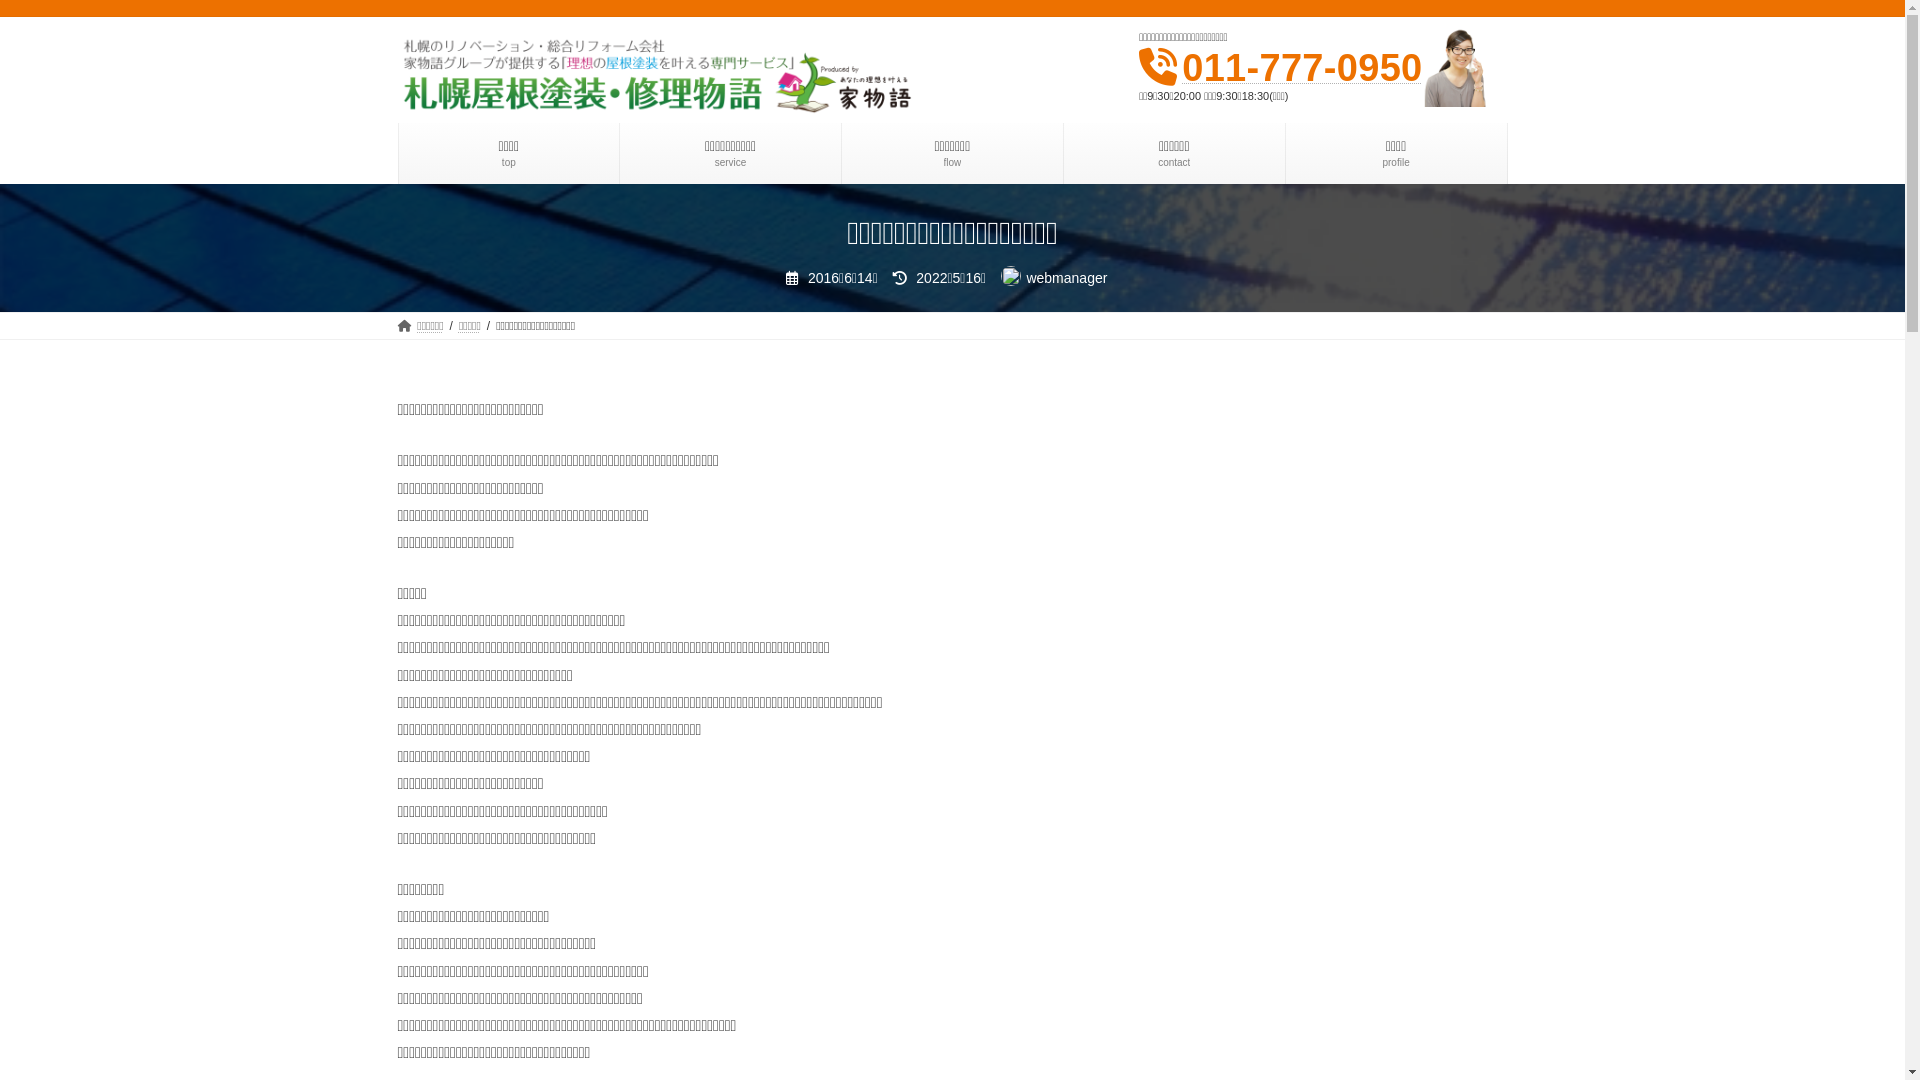 This screenshot has width=1920, height=1080. What do you see at coordinates (1181, 67) in the screenshot?
I see `'011-777-0950'` at bounding box center [1181, 67].